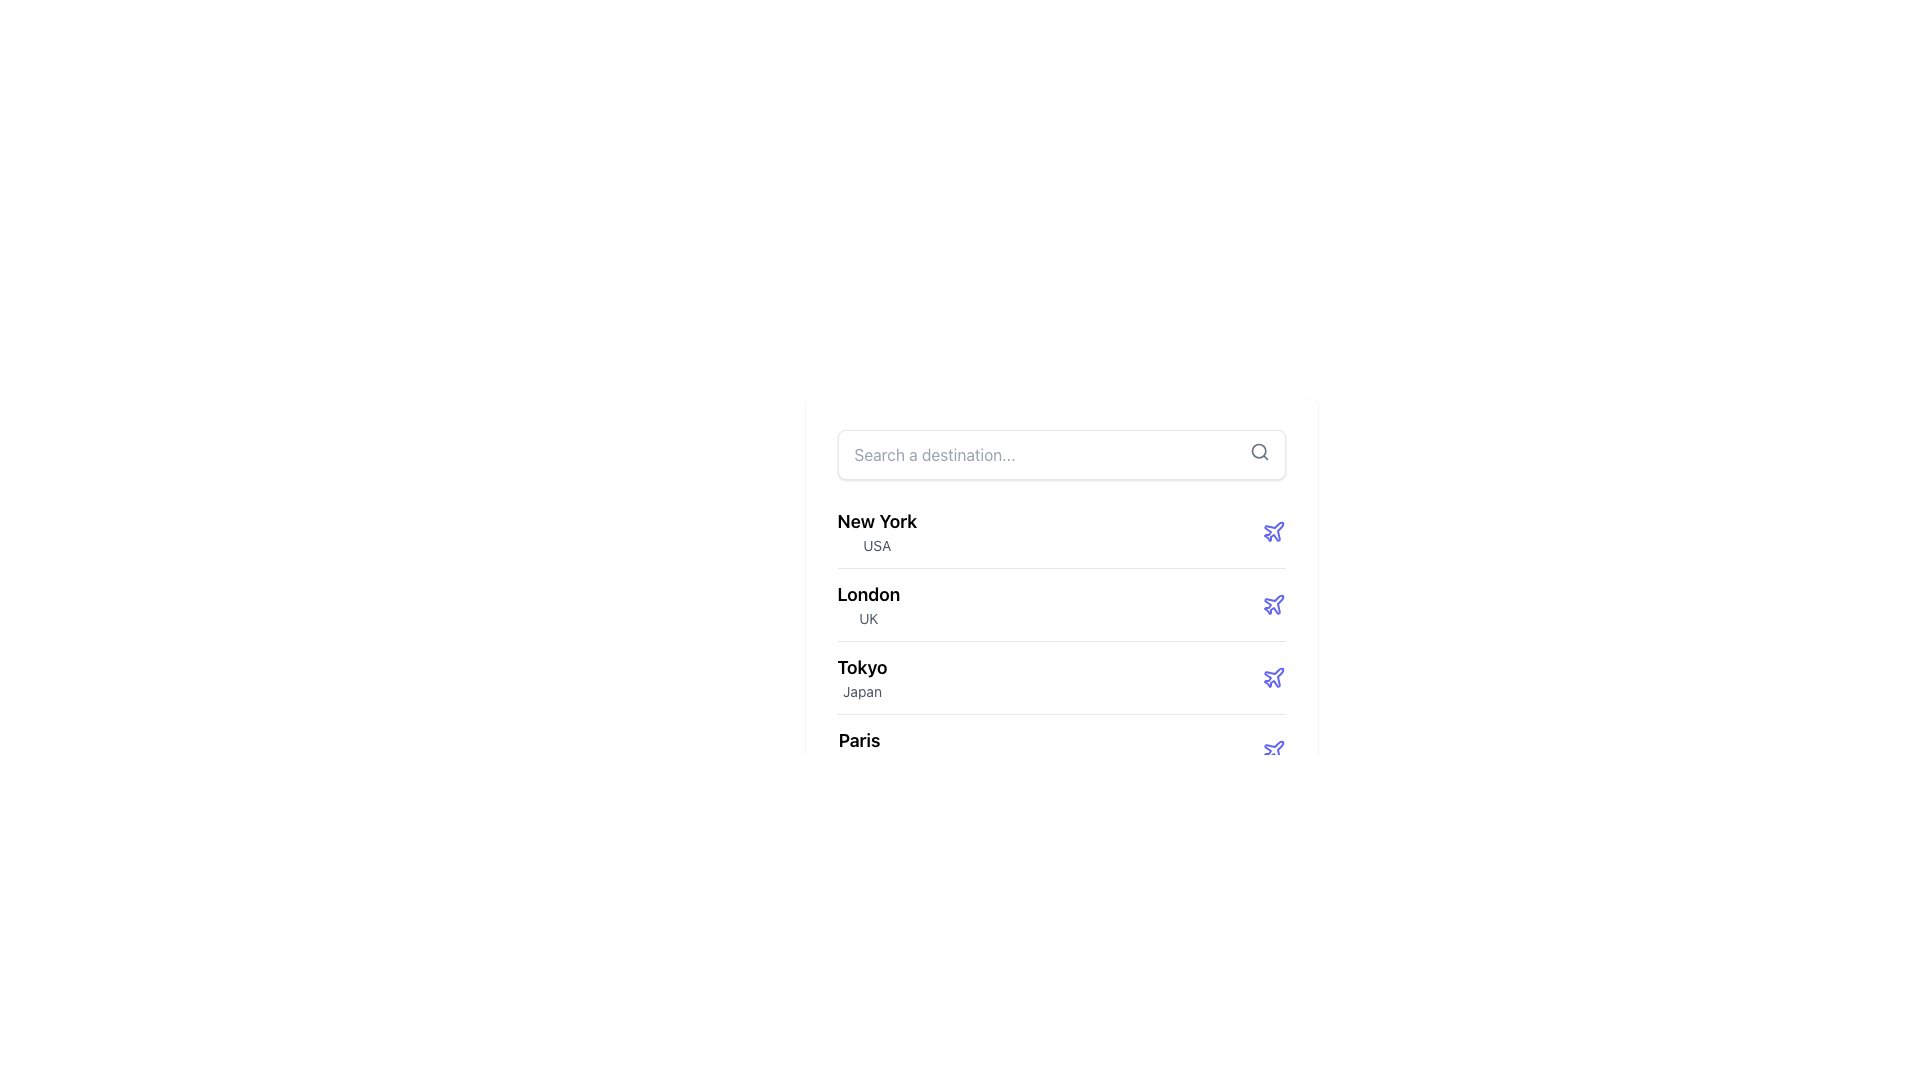  What do you see at coordinates (1060, 750) in the screenshot?
I see `the list item displaying 'Paris' in bold font with the subtitle 'France'` at bounding box center [1060, 750].